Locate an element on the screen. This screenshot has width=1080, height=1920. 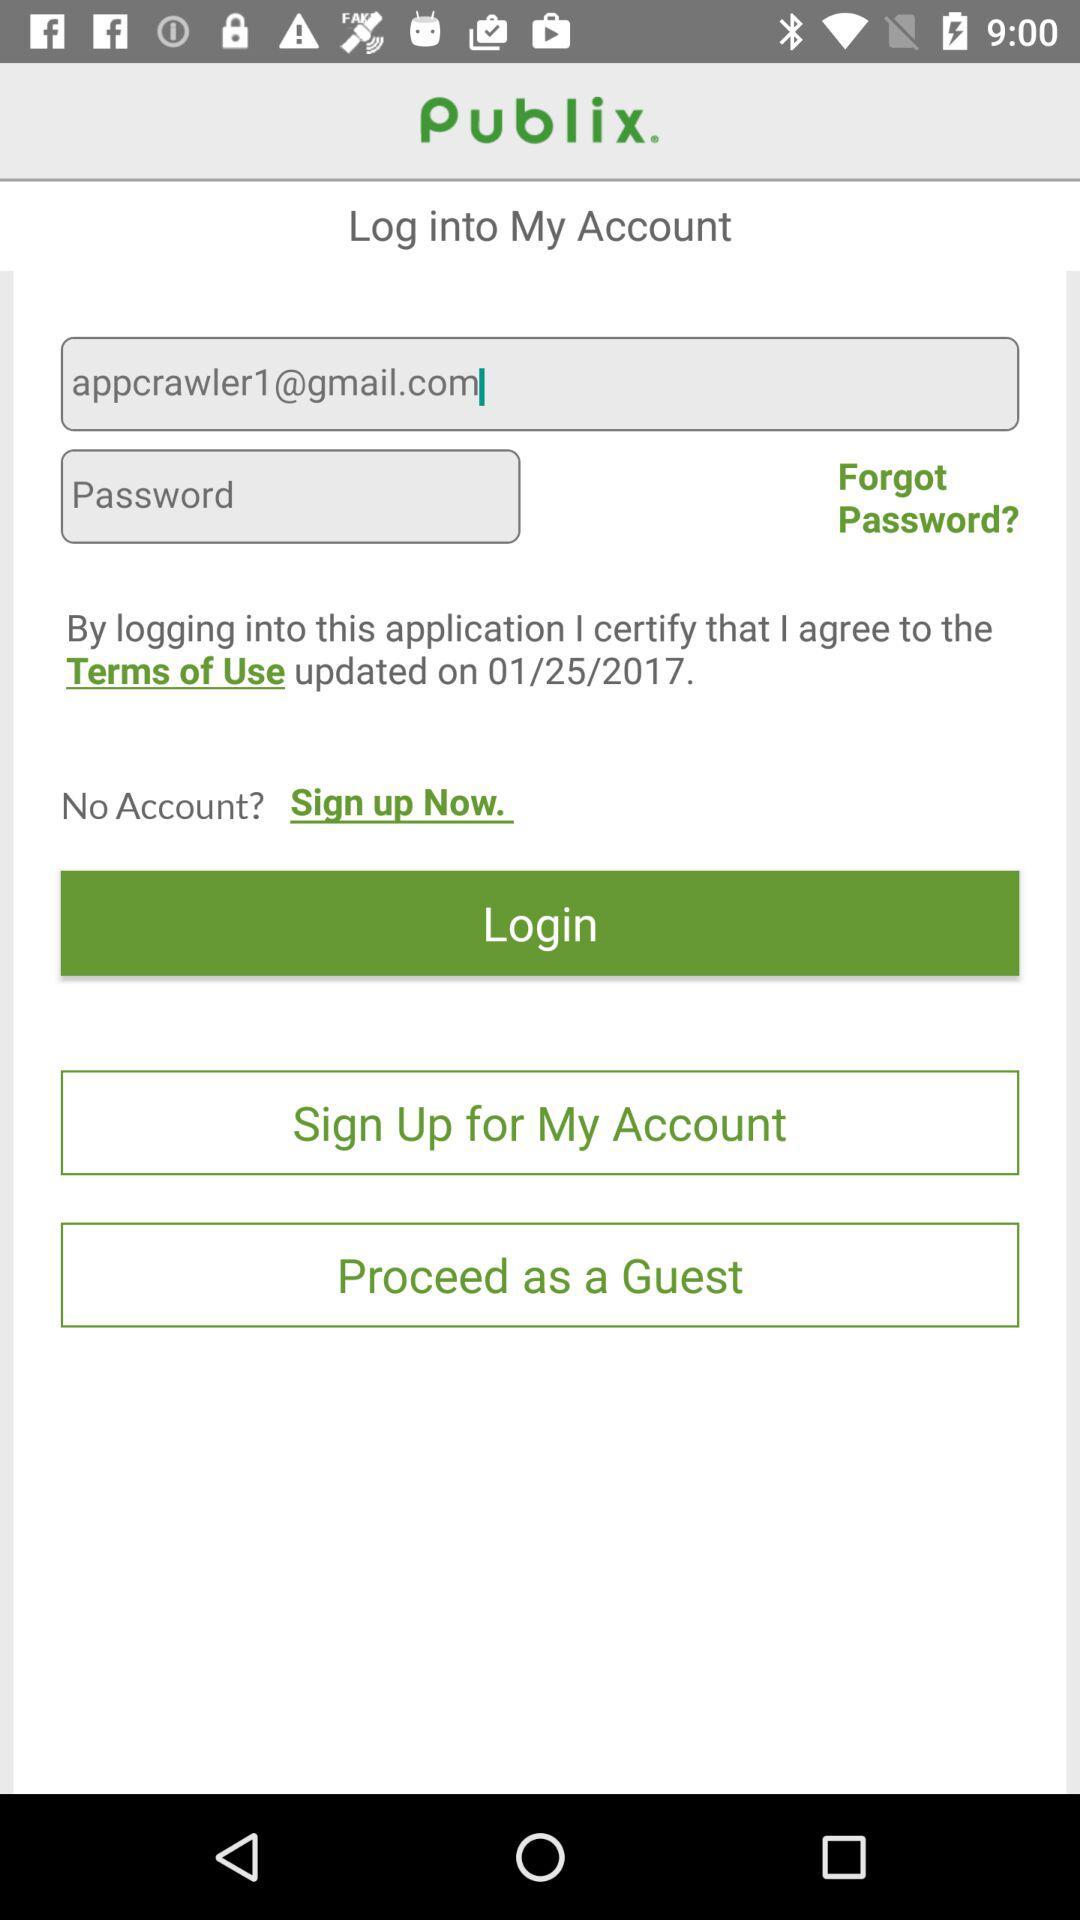
item above the login item is located at coordinates (401, 821).